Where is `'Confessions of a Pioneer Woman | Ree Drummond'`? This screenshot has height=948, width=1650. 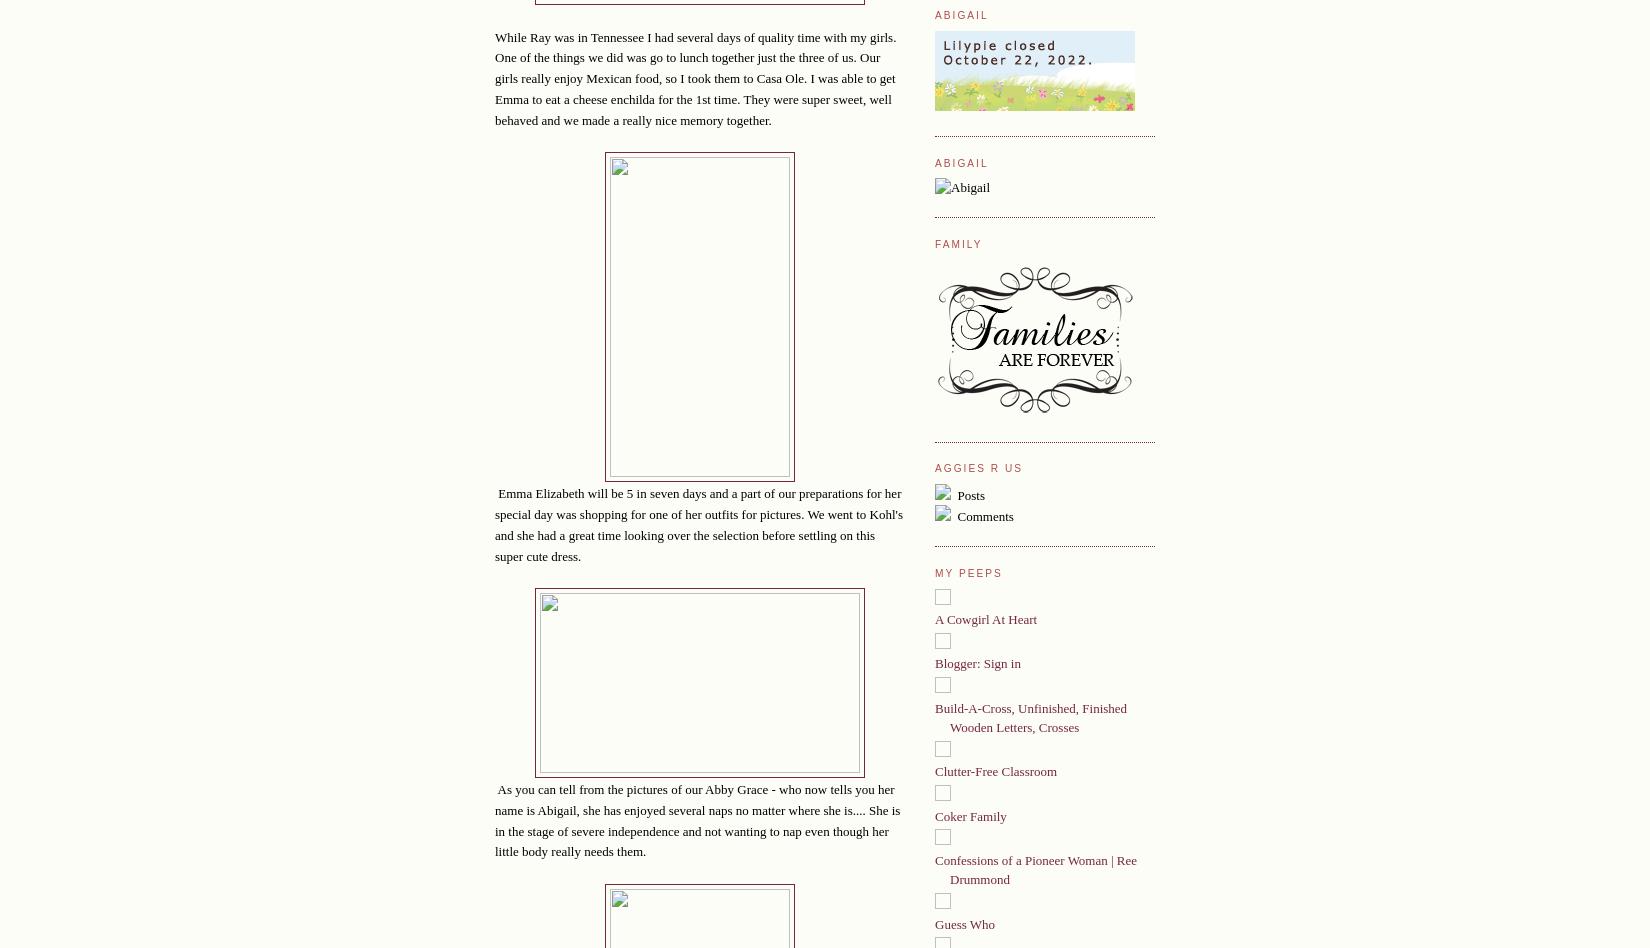
'Confessions of a Pioneer Woman | Ree Drummond' is located at coordinates (1036, 868).